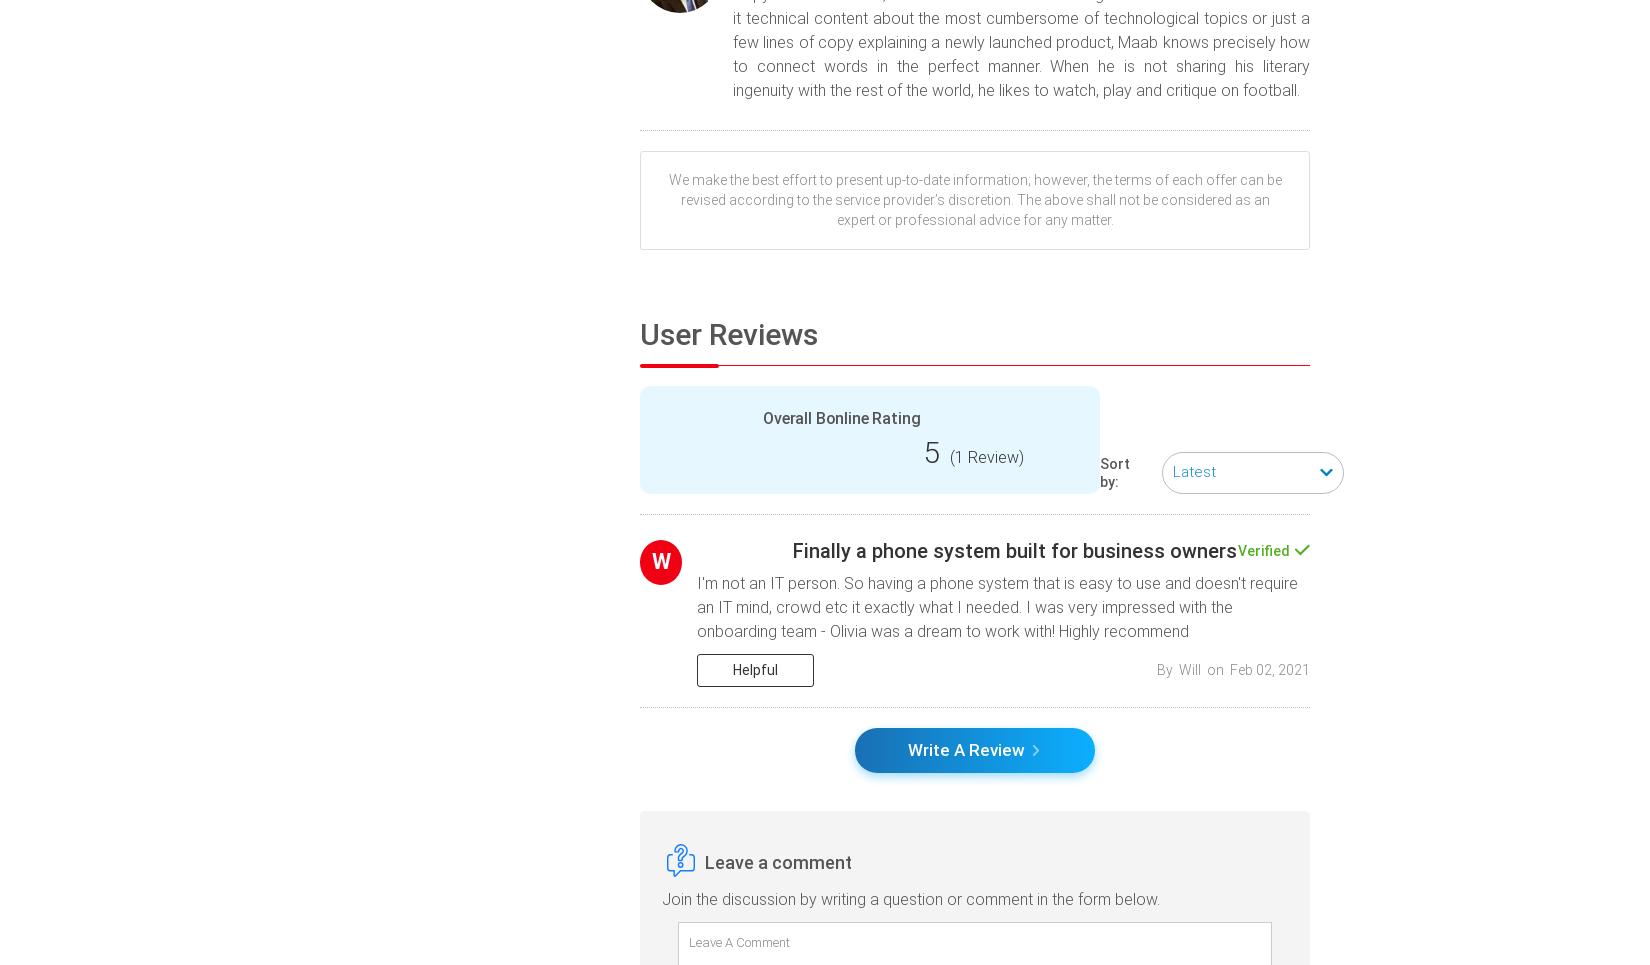 The height and width of the screenshot is (965, 1650). Describe the element at coordinates (1263, 548) in the screenshot. I see `'Verified'` at that location.